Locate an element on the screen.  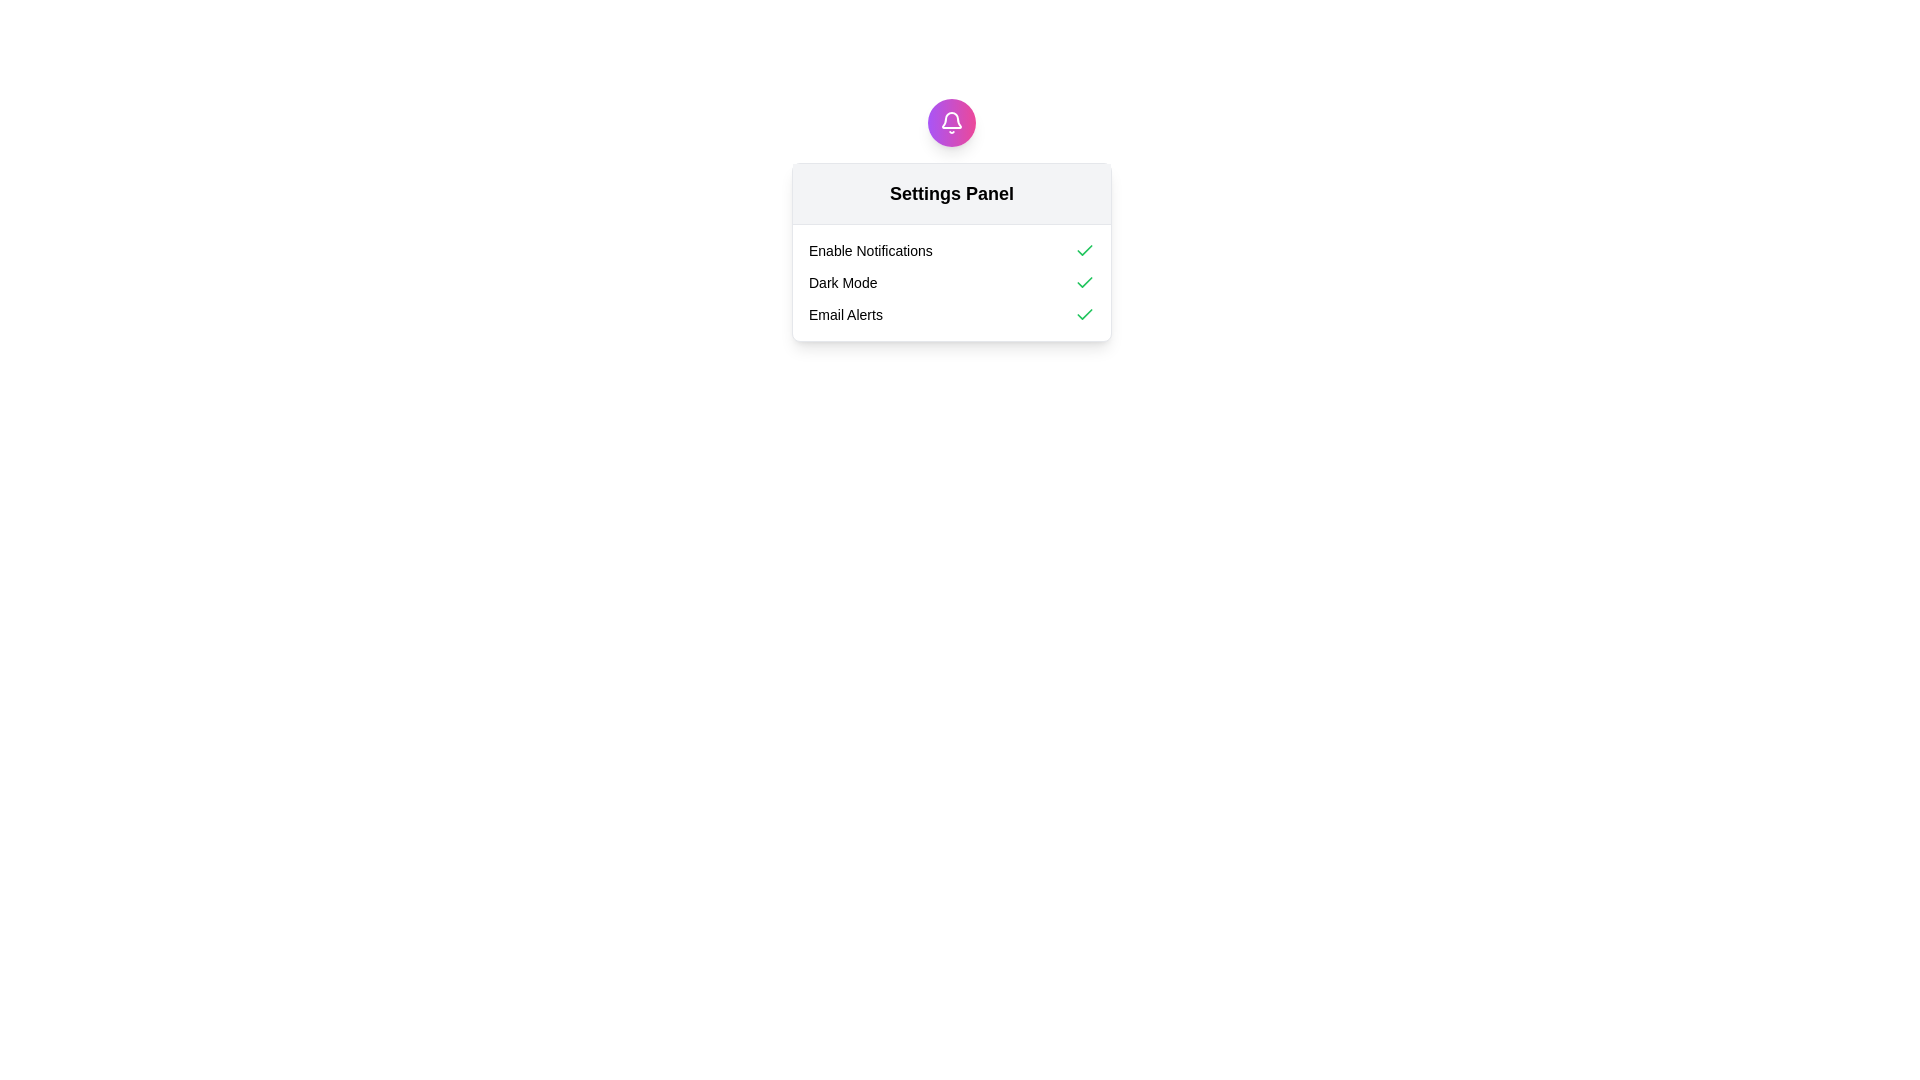
the checkmark icon with a green outline, which is positioned to the right of the 'Enable Notifications' text is located at coordinates (1083, 249).